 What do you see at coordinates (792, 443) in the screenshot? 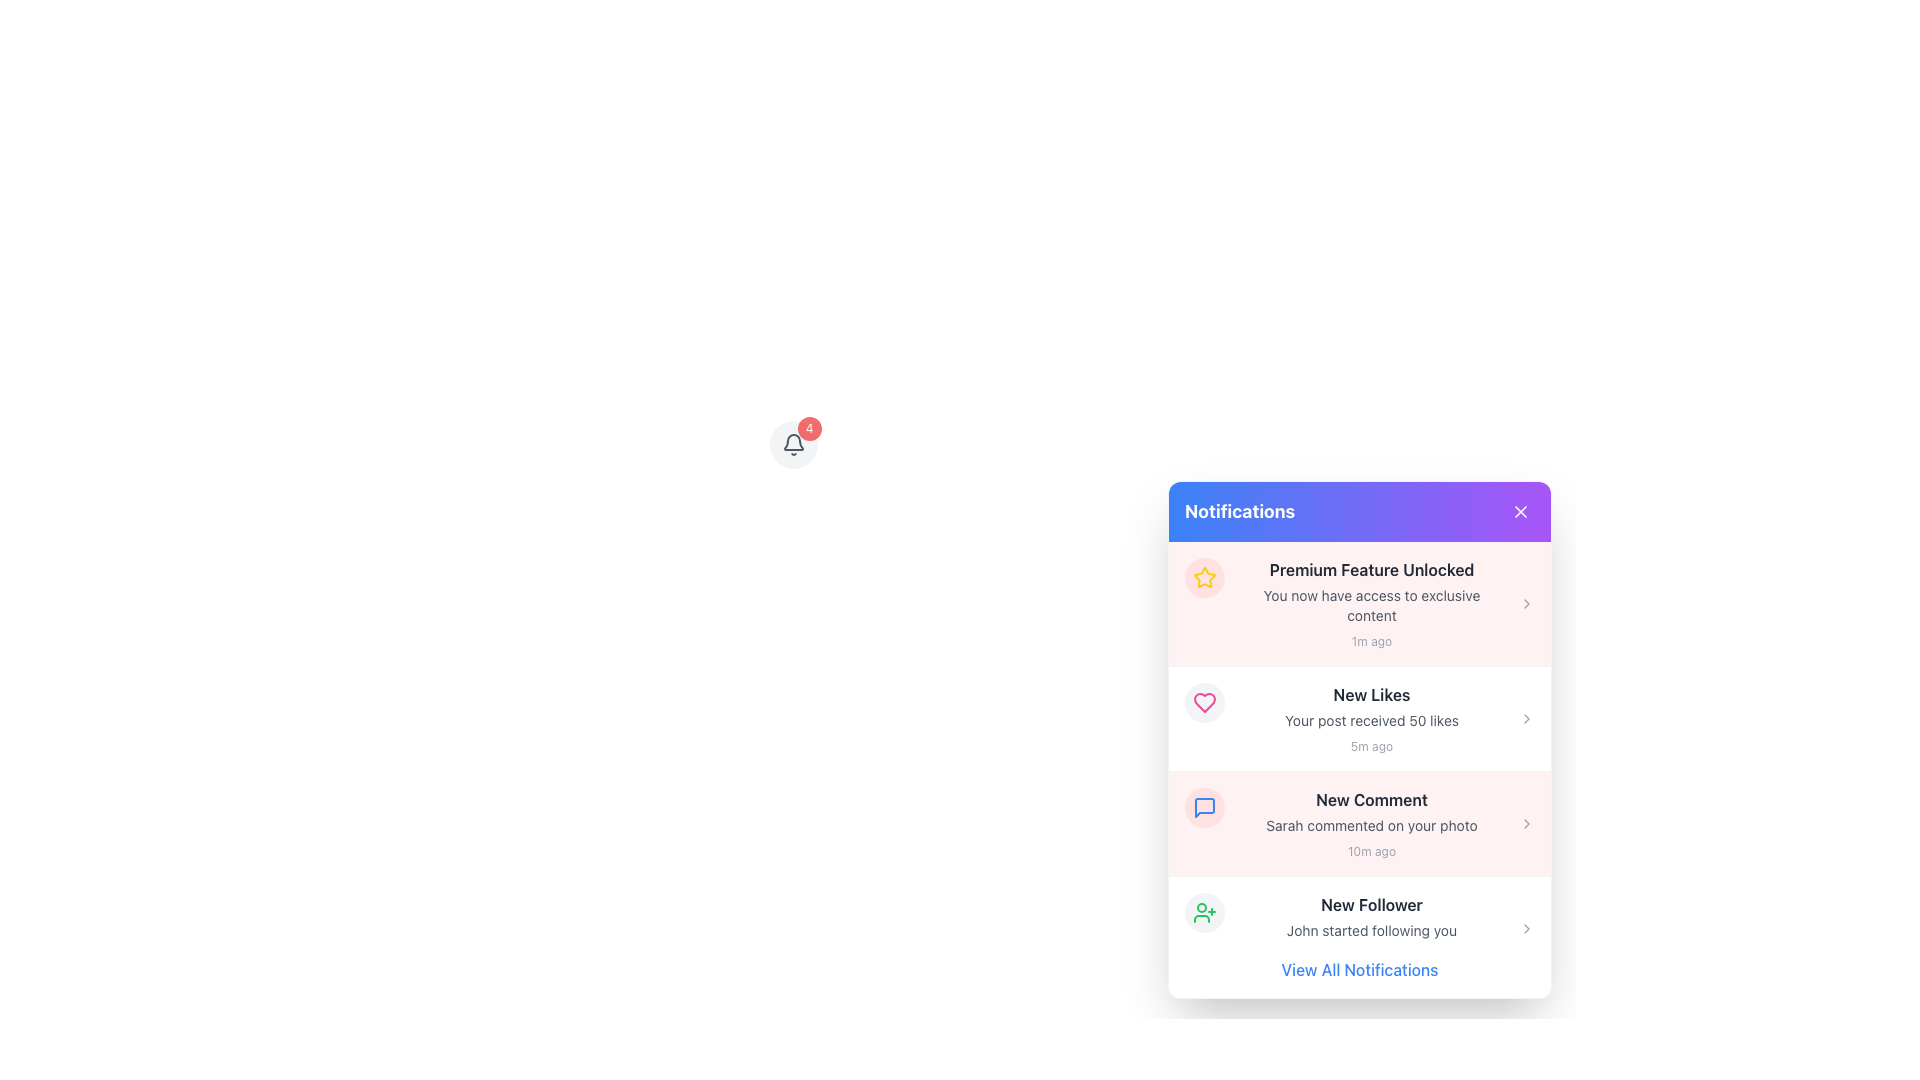
I see `the Icon with badge located in the notifications dropdown` at bounding box center [792, 443].